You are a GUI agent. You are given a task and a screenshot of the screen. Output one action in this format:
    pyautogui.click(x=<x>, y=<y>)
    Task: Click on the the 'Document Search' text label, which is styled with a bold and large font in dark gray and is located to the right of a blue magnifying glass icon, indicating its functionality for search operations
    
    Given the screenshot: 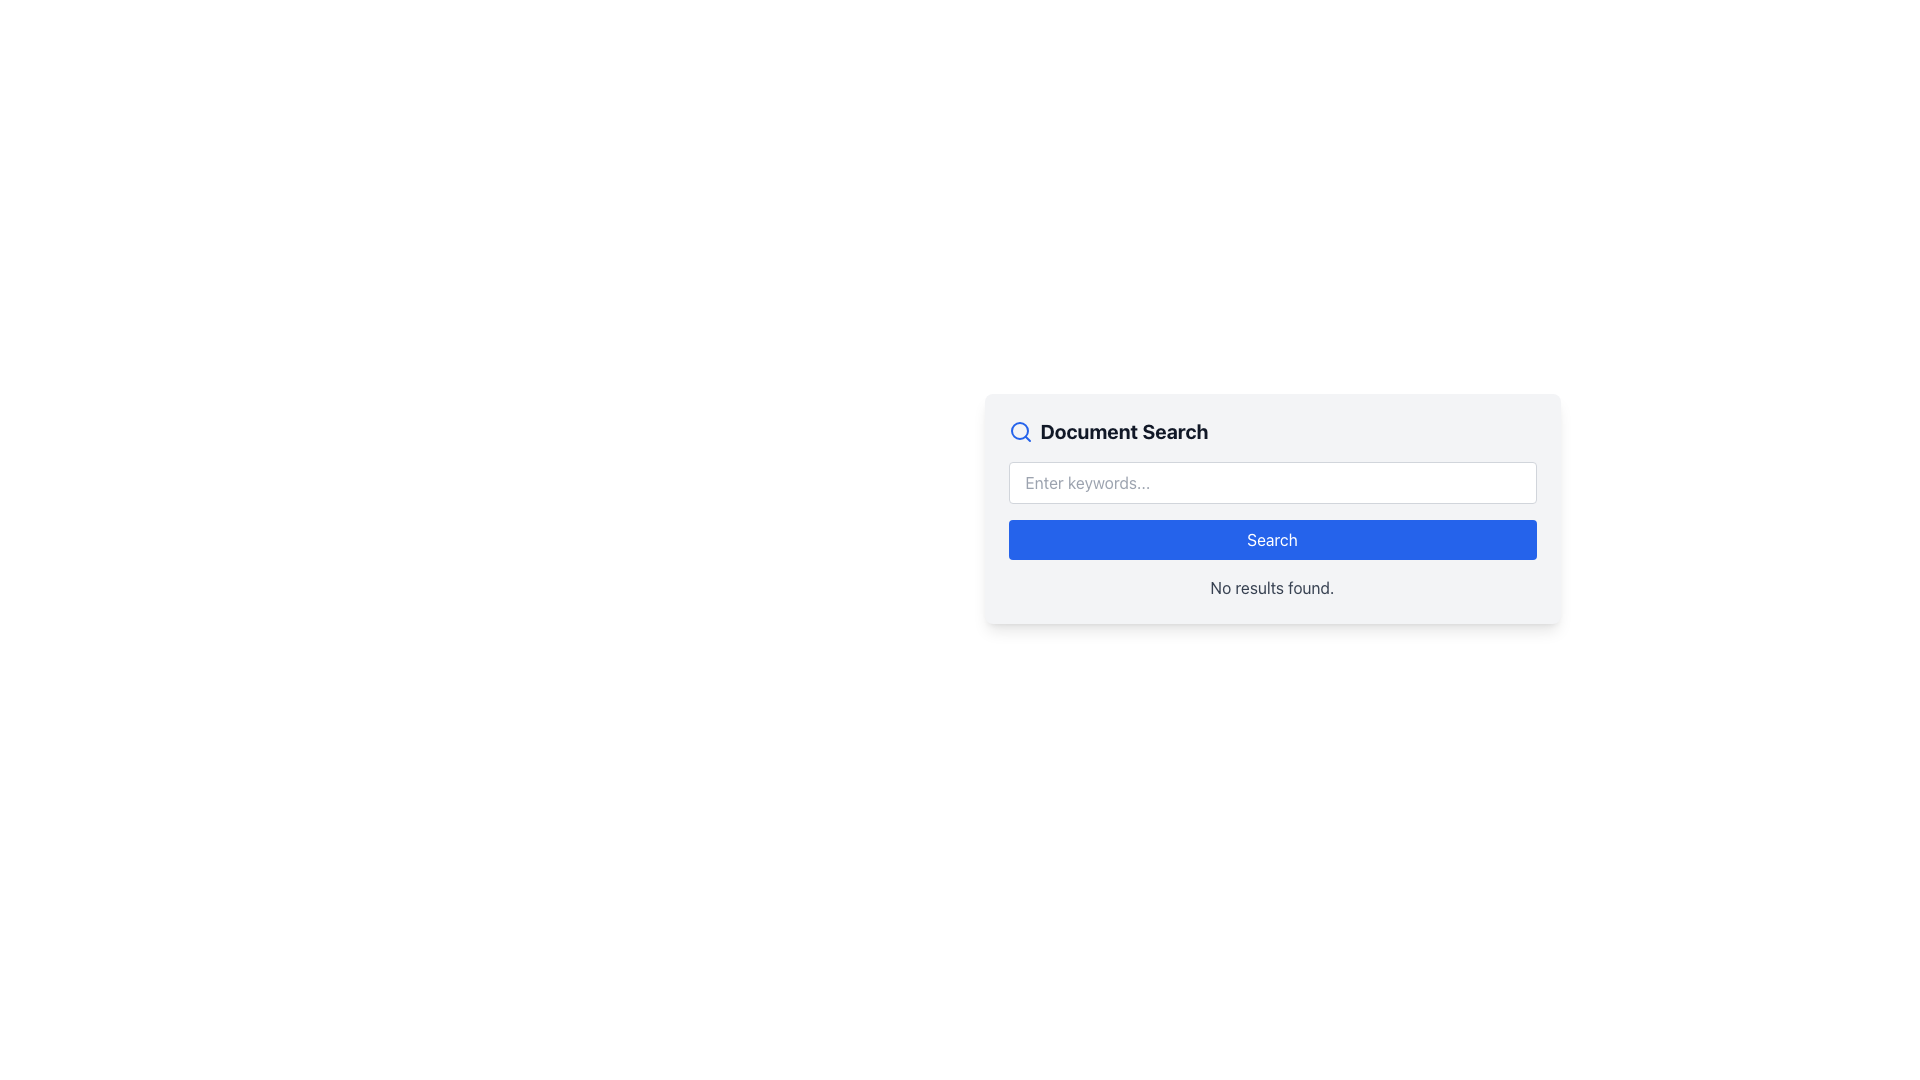 What is the action you would take?
    pyautogui.click(x=1124, y=431)
    